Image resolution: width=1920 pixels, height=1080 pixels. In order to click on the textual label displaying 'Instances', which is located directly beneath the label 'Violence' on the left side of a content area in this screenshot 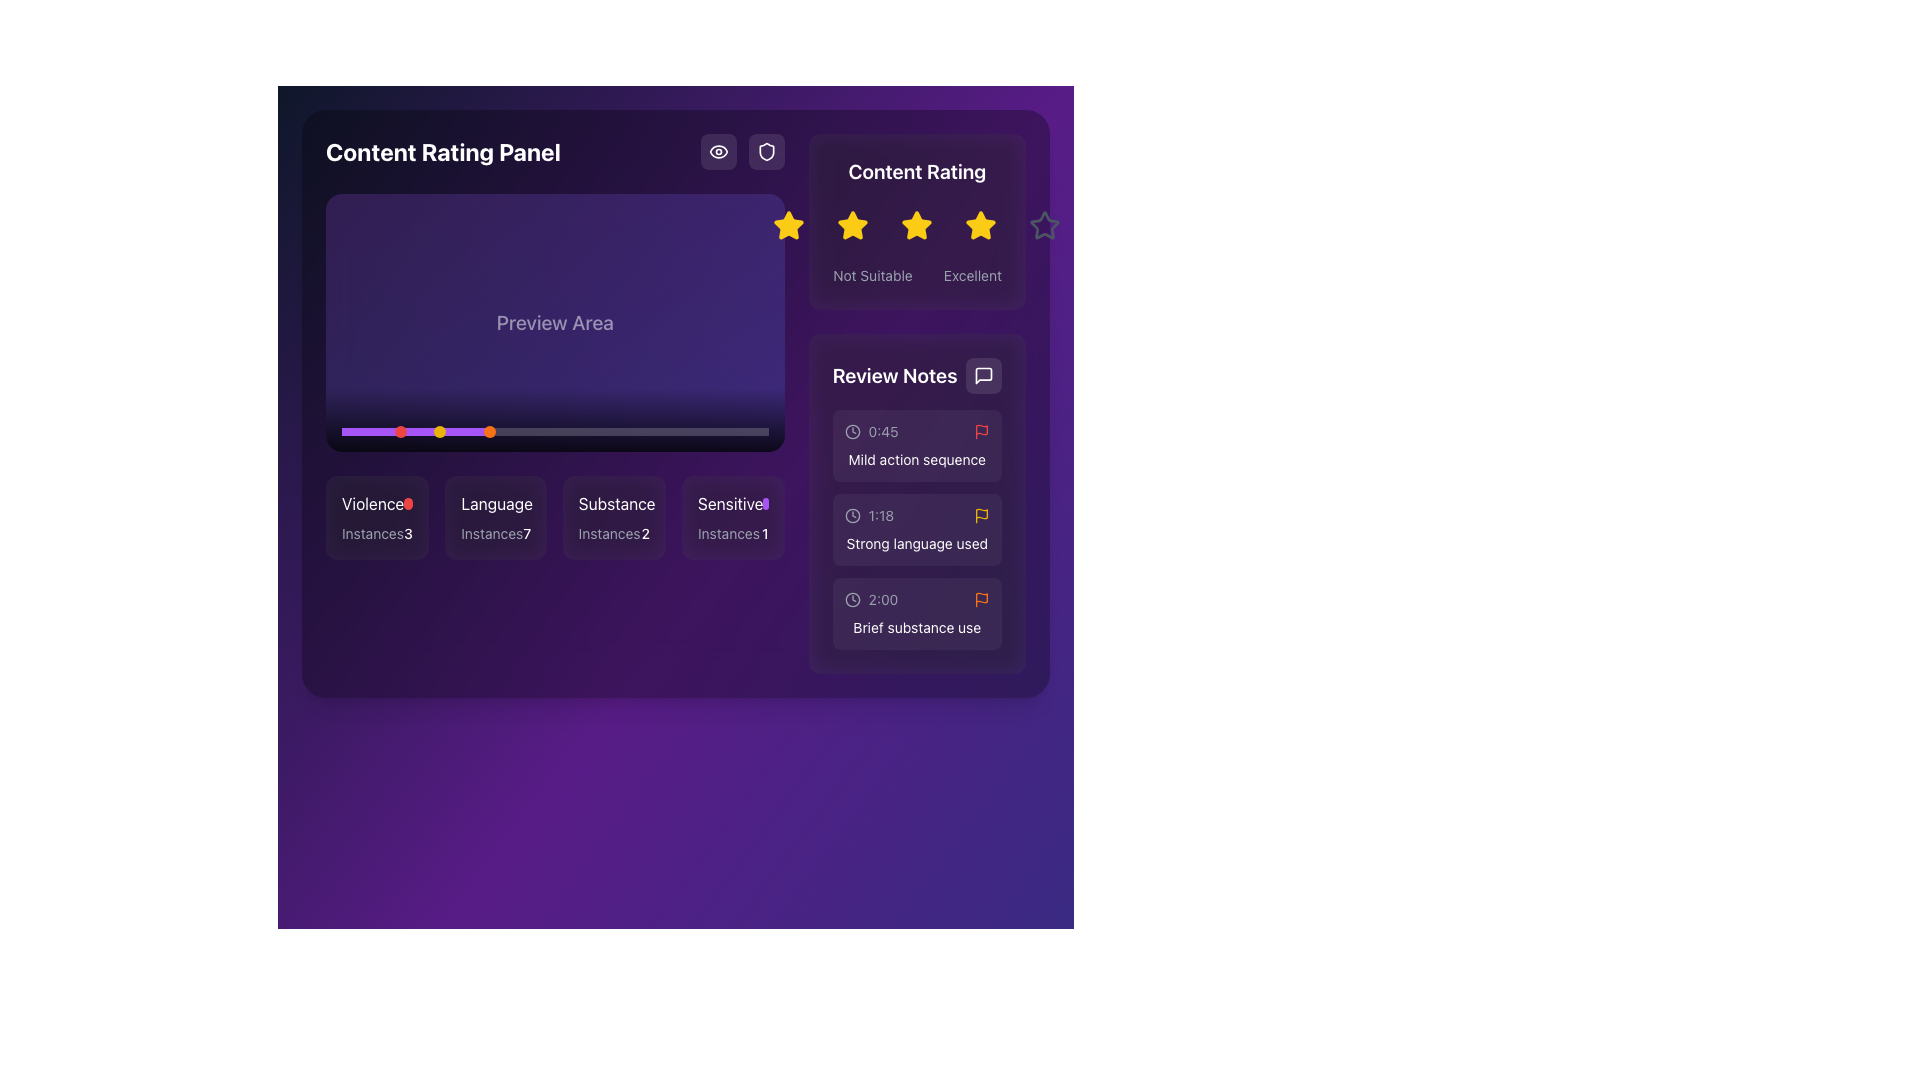, I will do `click(373, 532)`.